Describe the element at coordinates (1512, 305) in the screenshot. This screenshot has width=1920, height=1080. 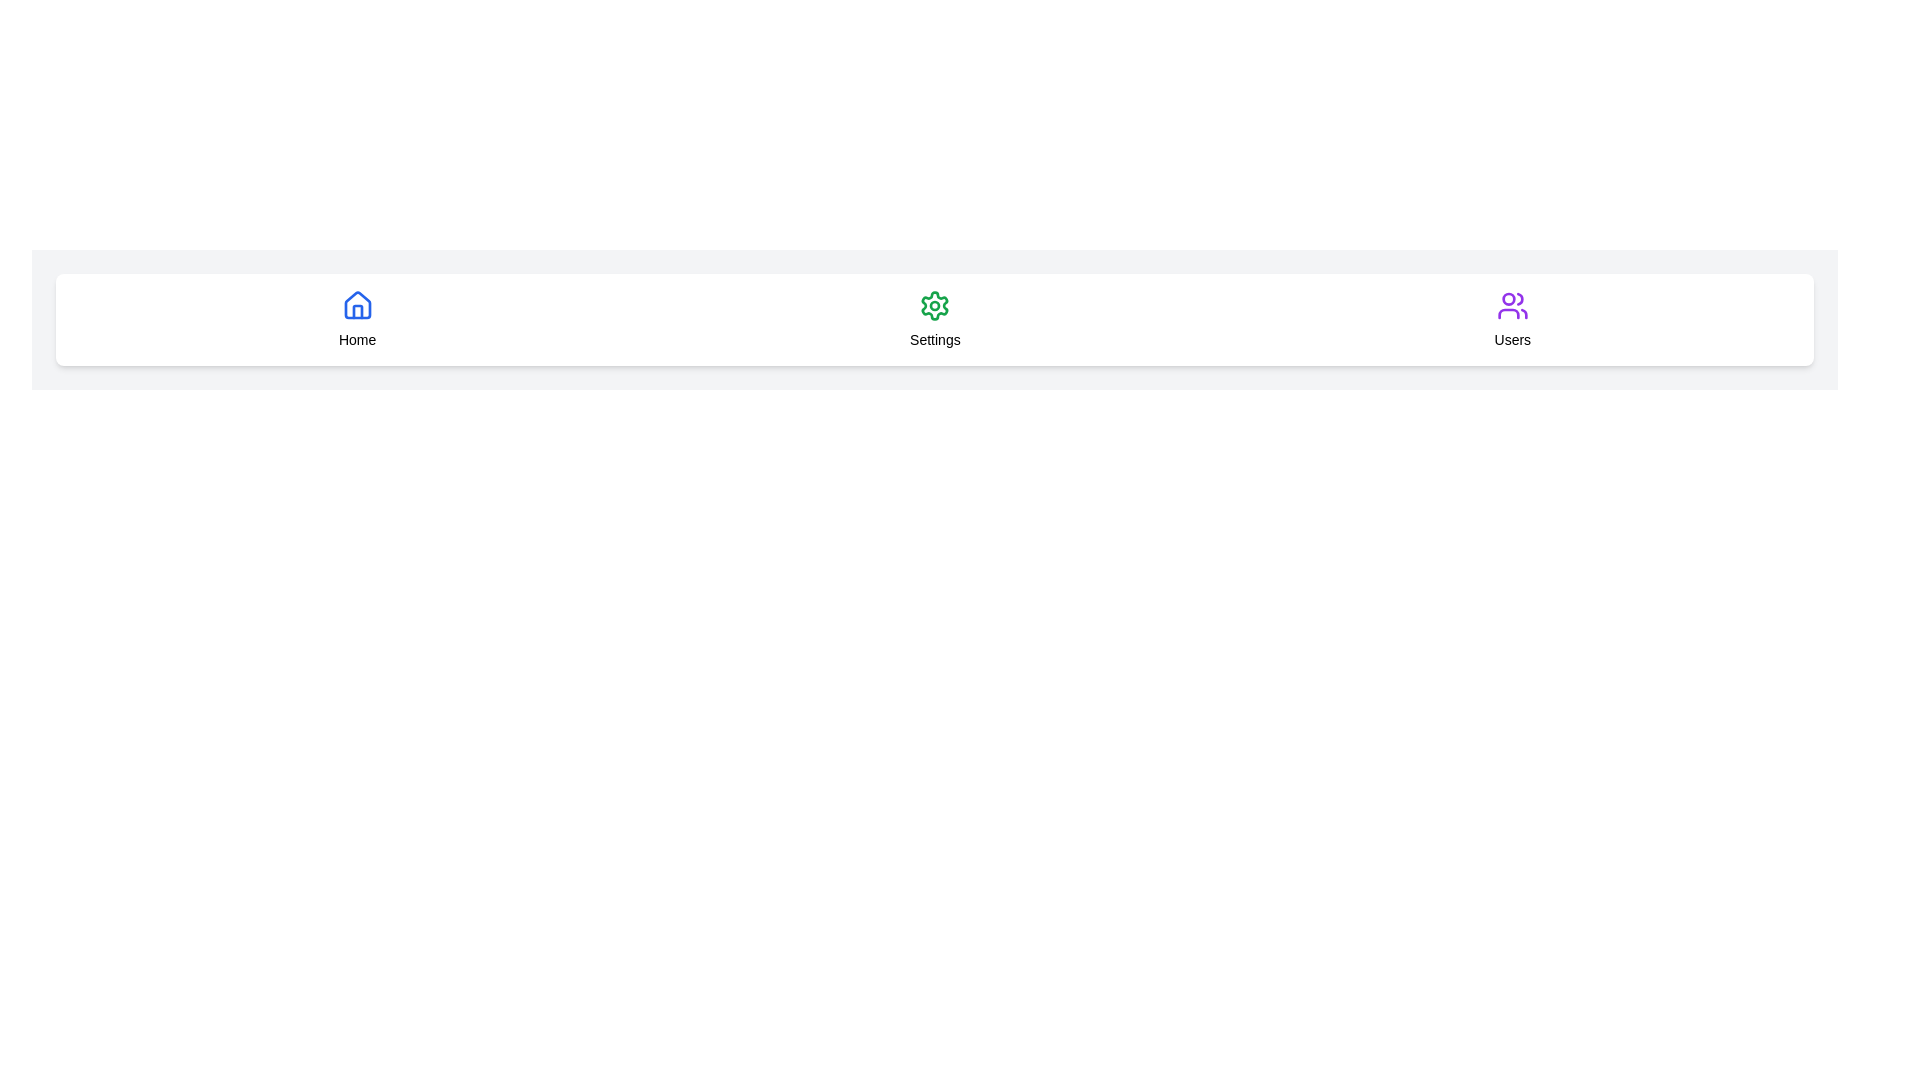
I see `the central icon in the 'Users' section` at that location.